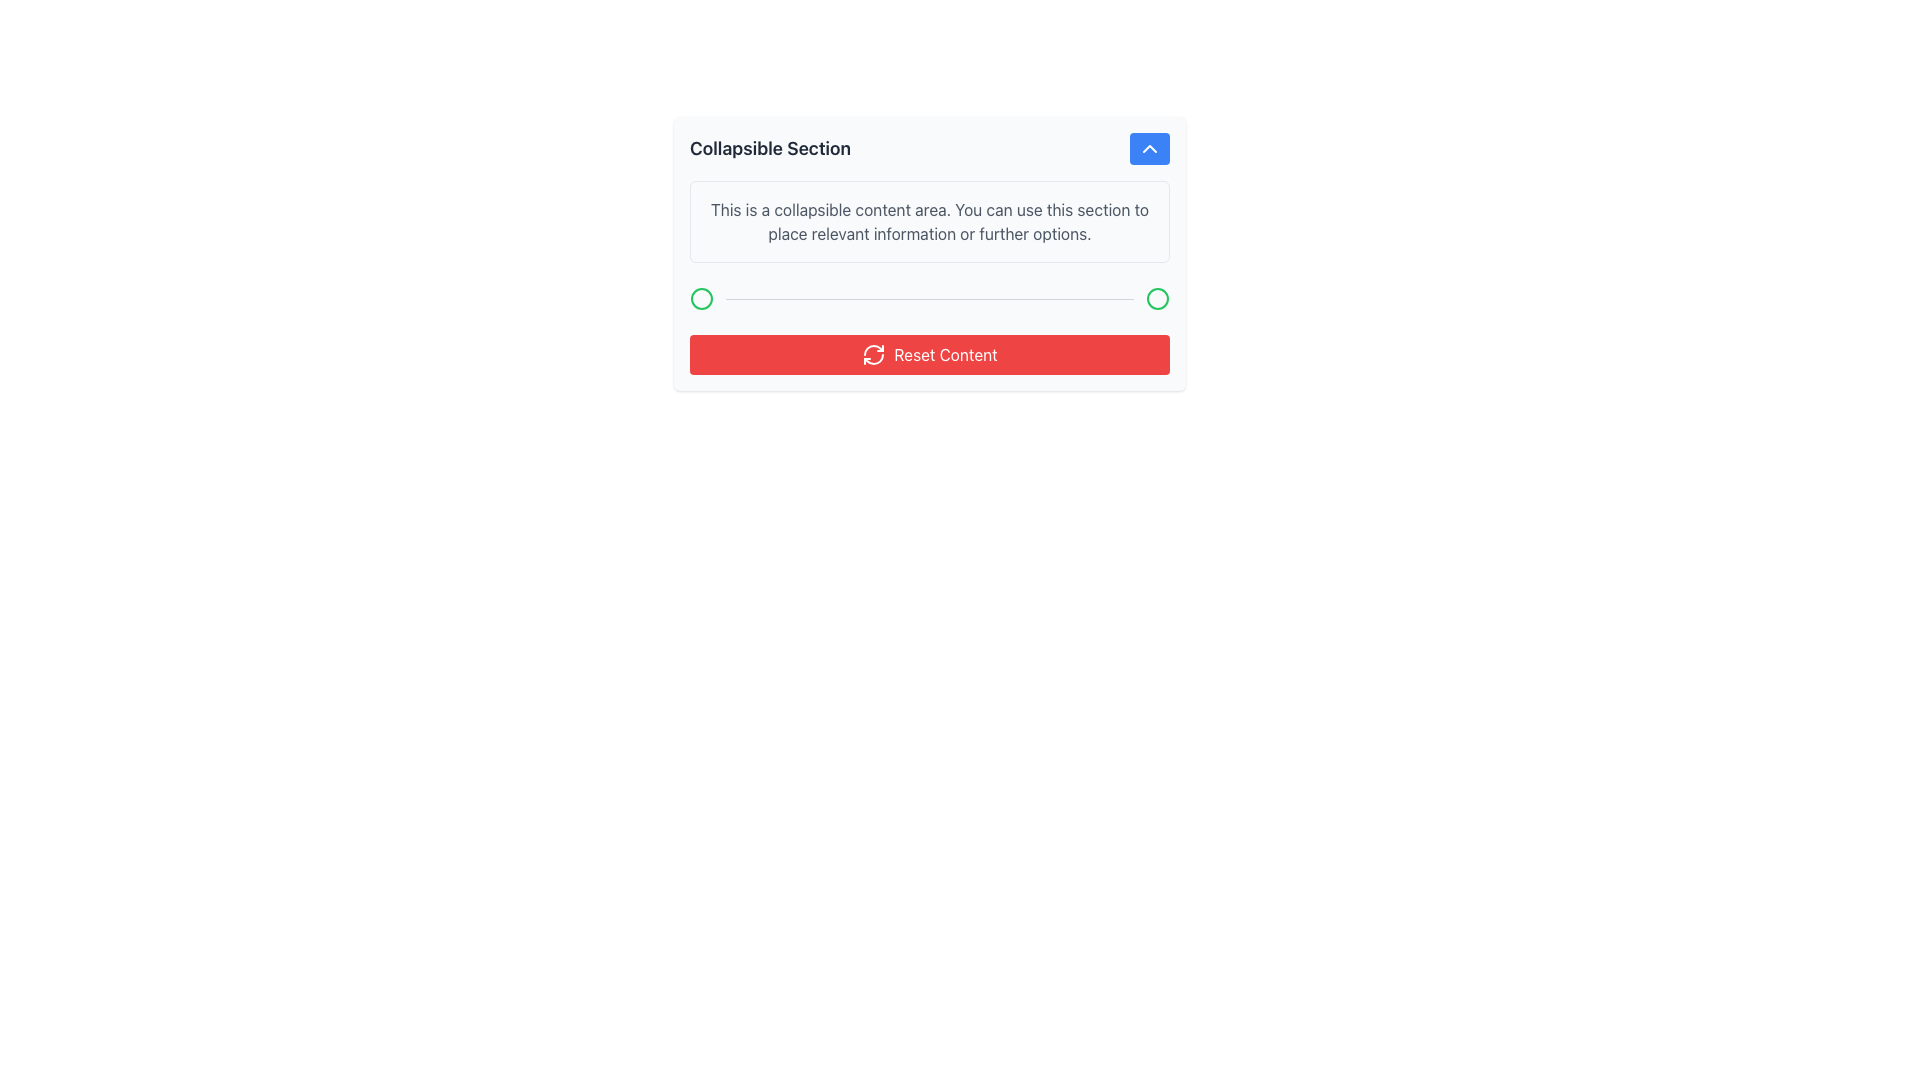 The width and height of the screenshot is (1920, 1080). I want to click on the circular icon located near the upper left of the horizontal line, just below the 'Collapsible Section' heading, so click(701, 299).